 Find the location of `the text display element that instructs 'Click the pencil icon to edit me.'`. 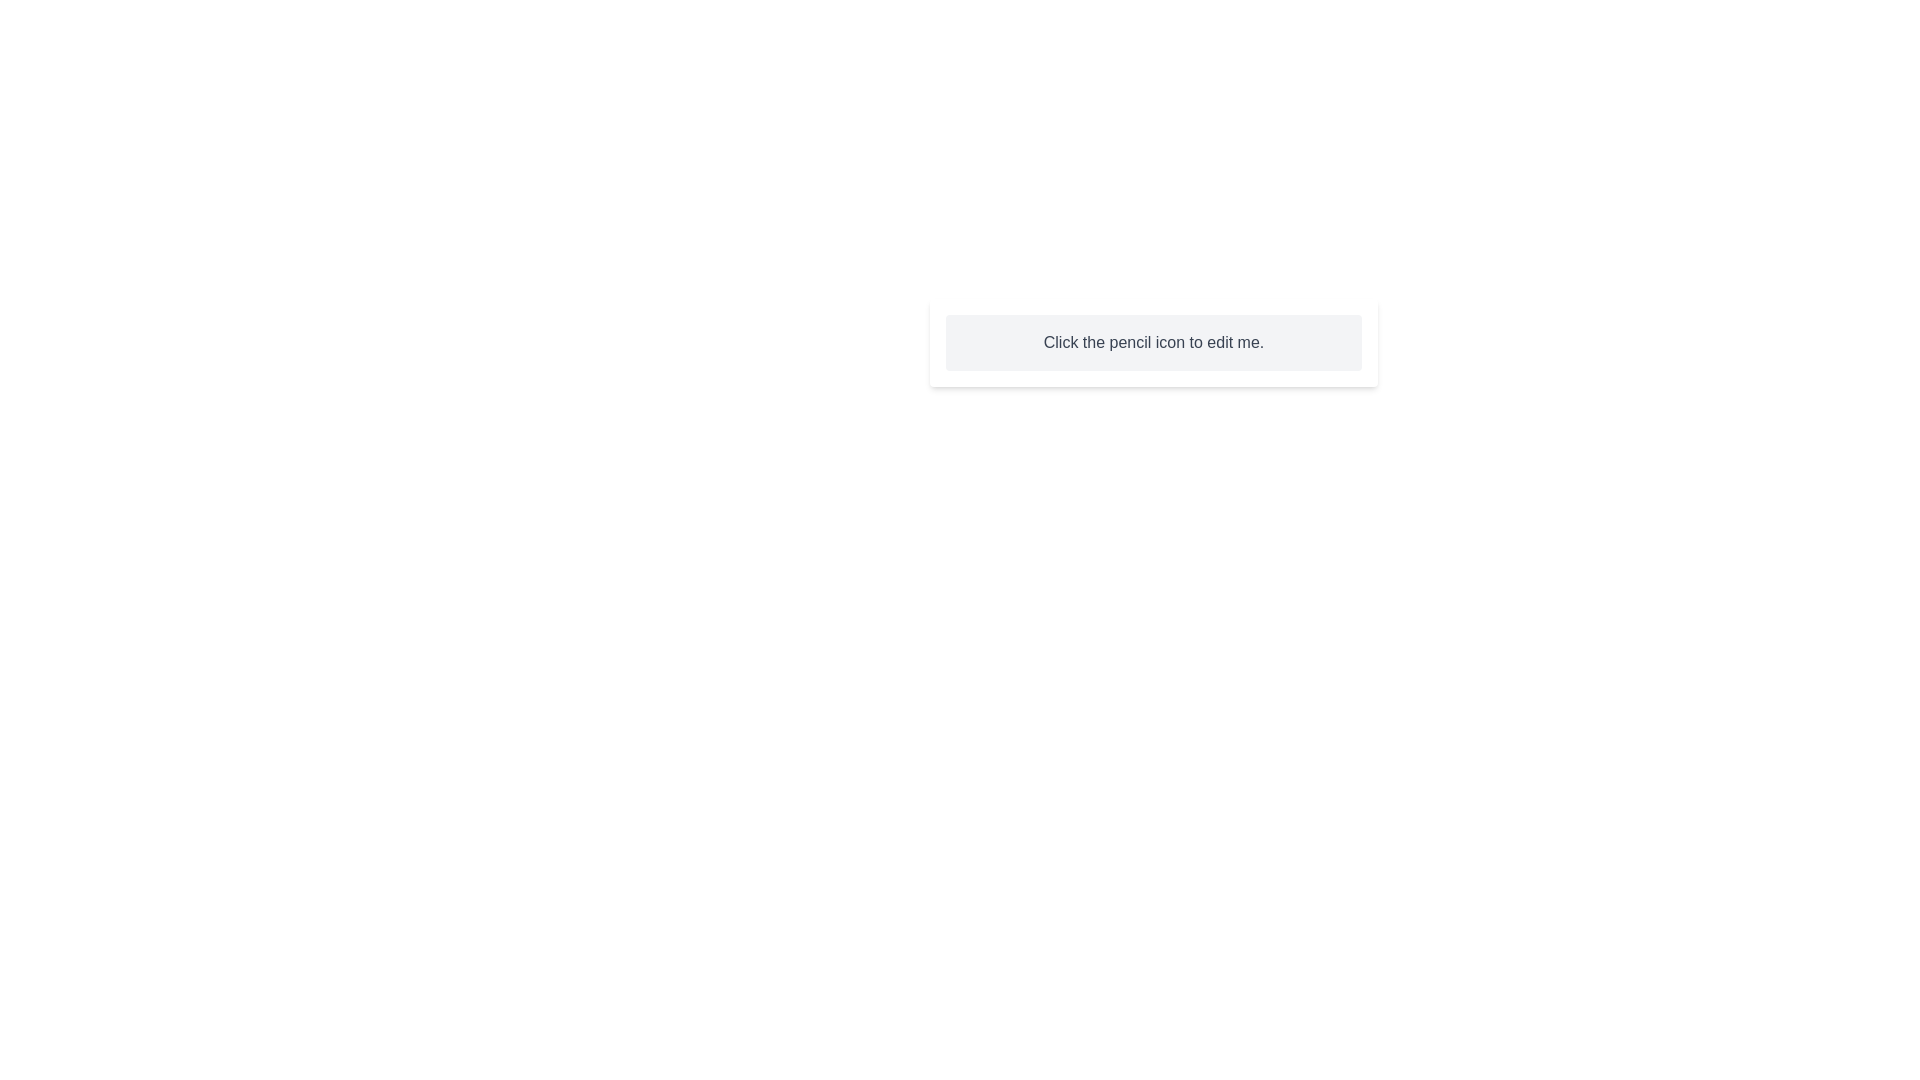

the text display element that instructs 'Click the pencil icon to edit me.' is located at coordinates (1153, 342).